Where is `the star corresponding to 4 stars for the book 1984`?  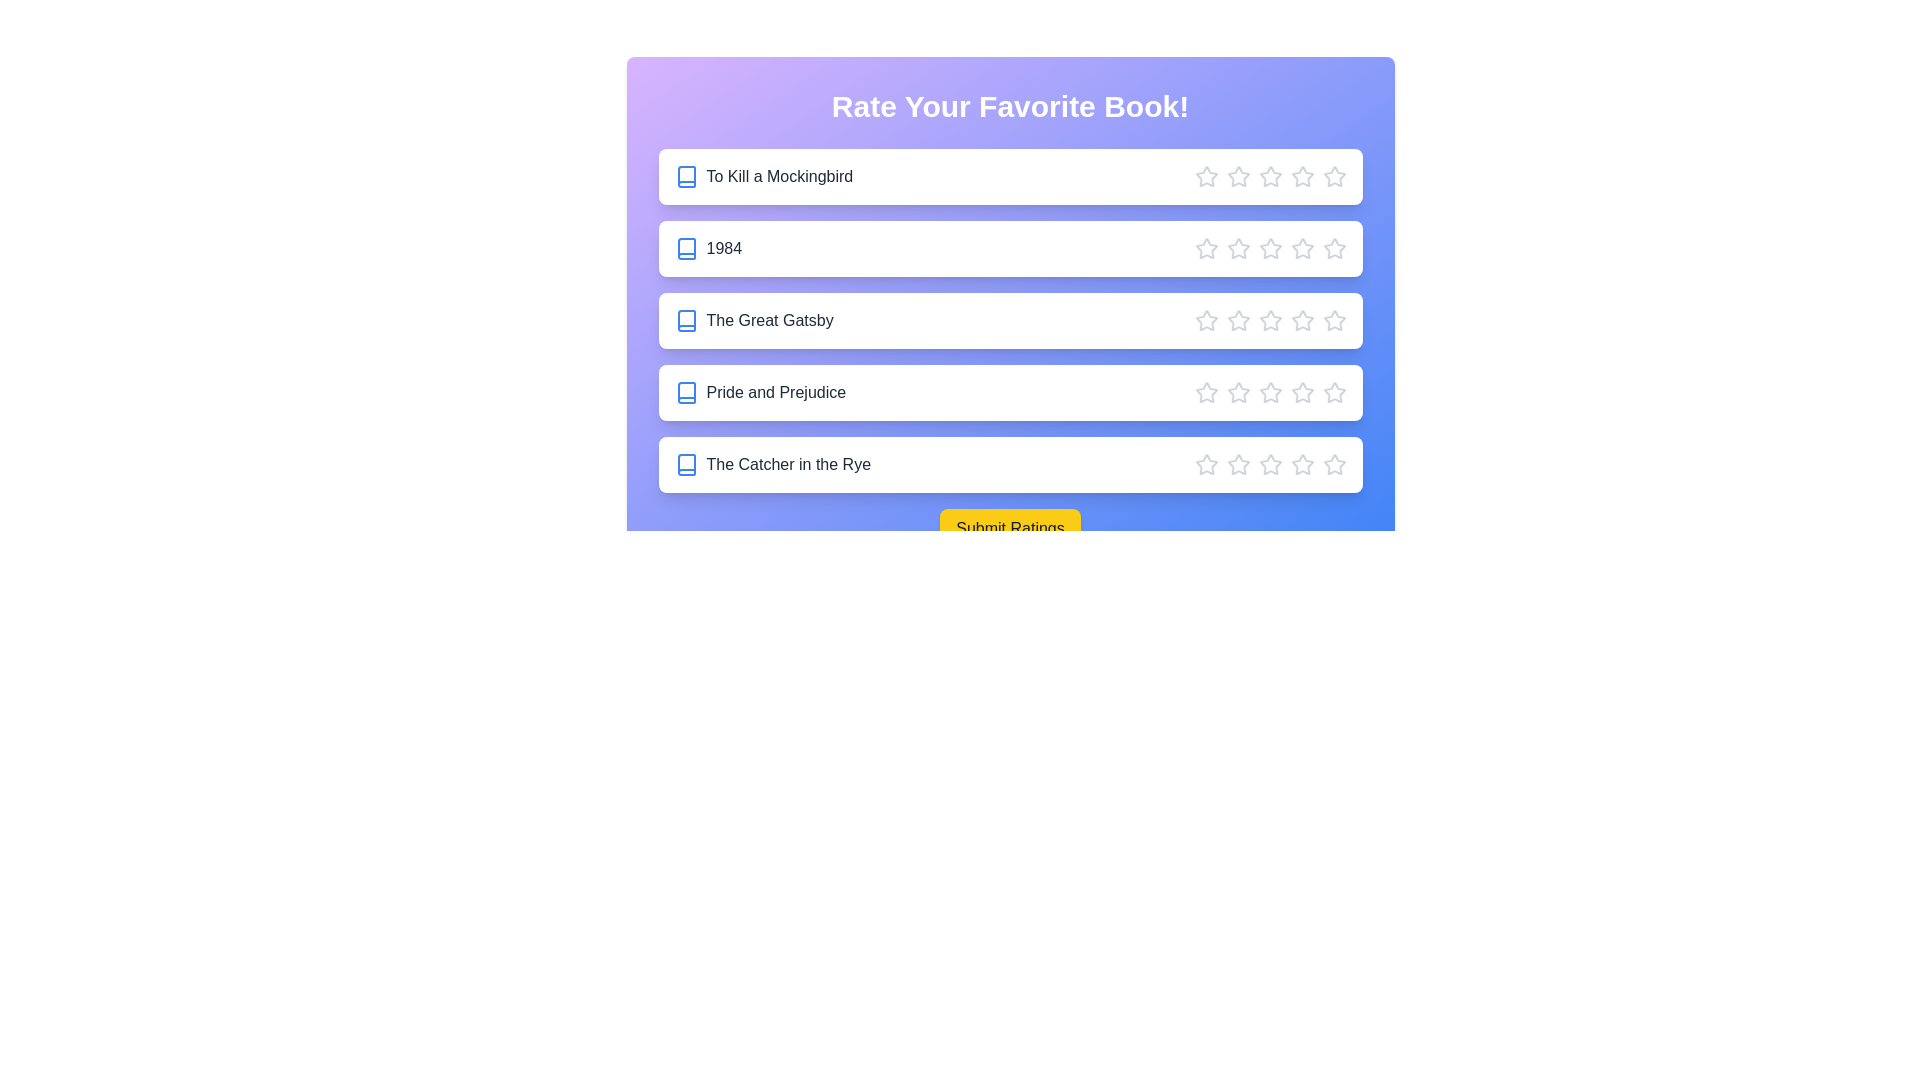
the star corresponding to 4 stars for the book 1984 is located at coordinates (1302, 248).